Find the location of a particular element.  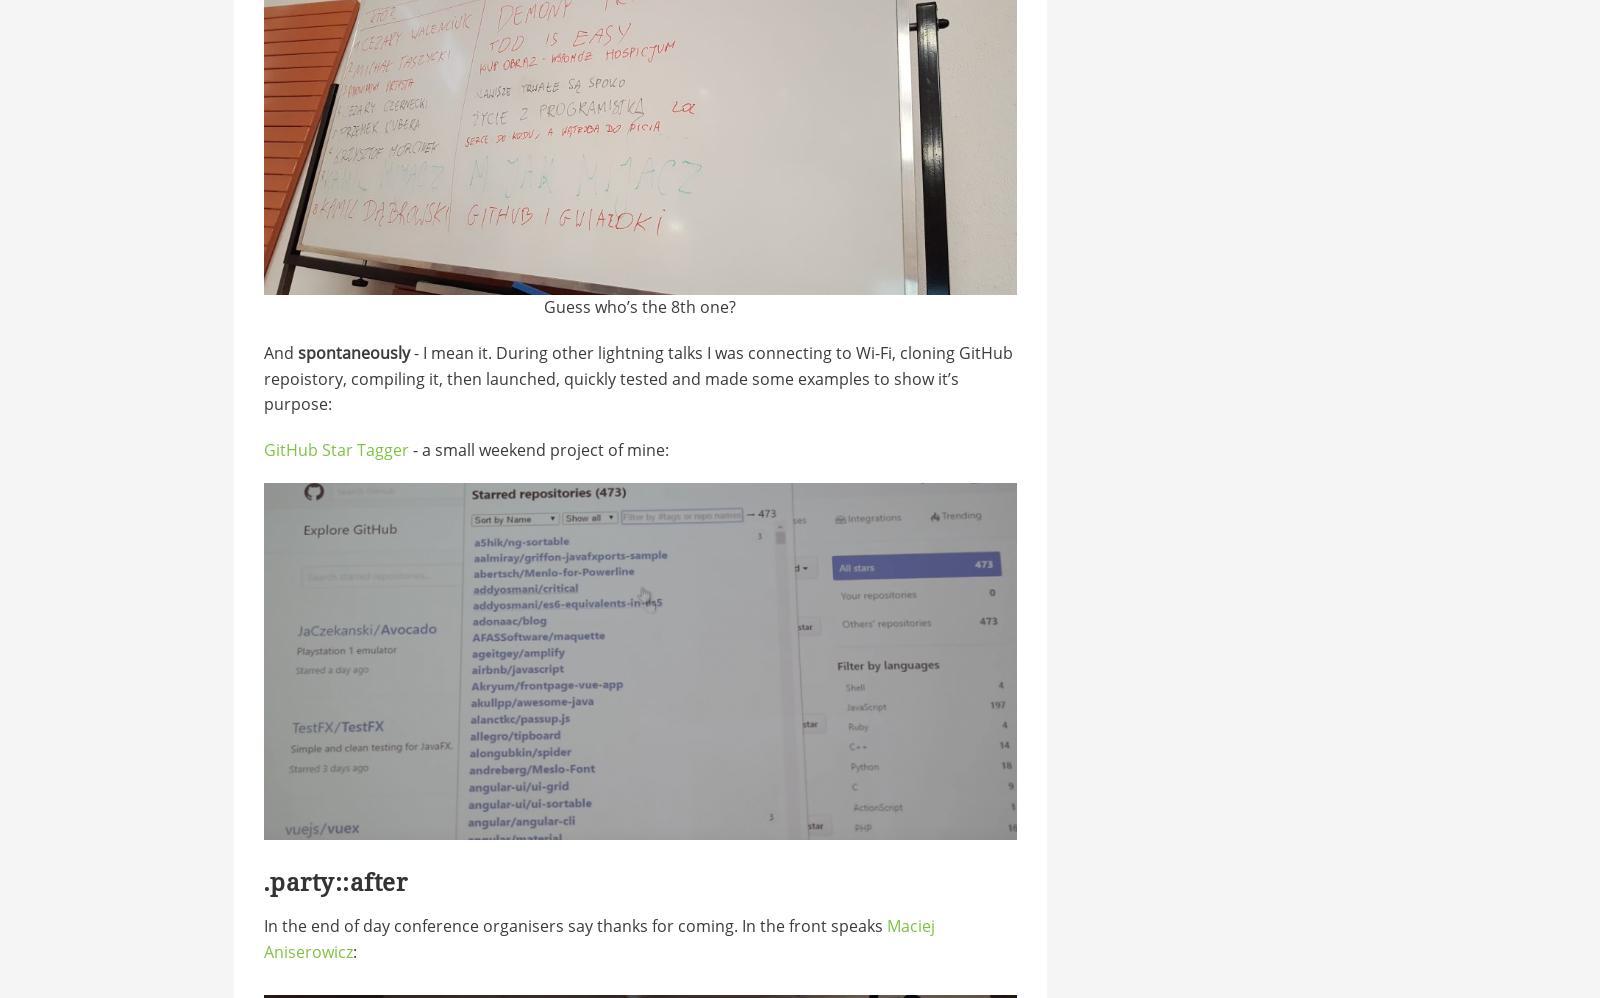

'And' is located at coordinates (263, 350).